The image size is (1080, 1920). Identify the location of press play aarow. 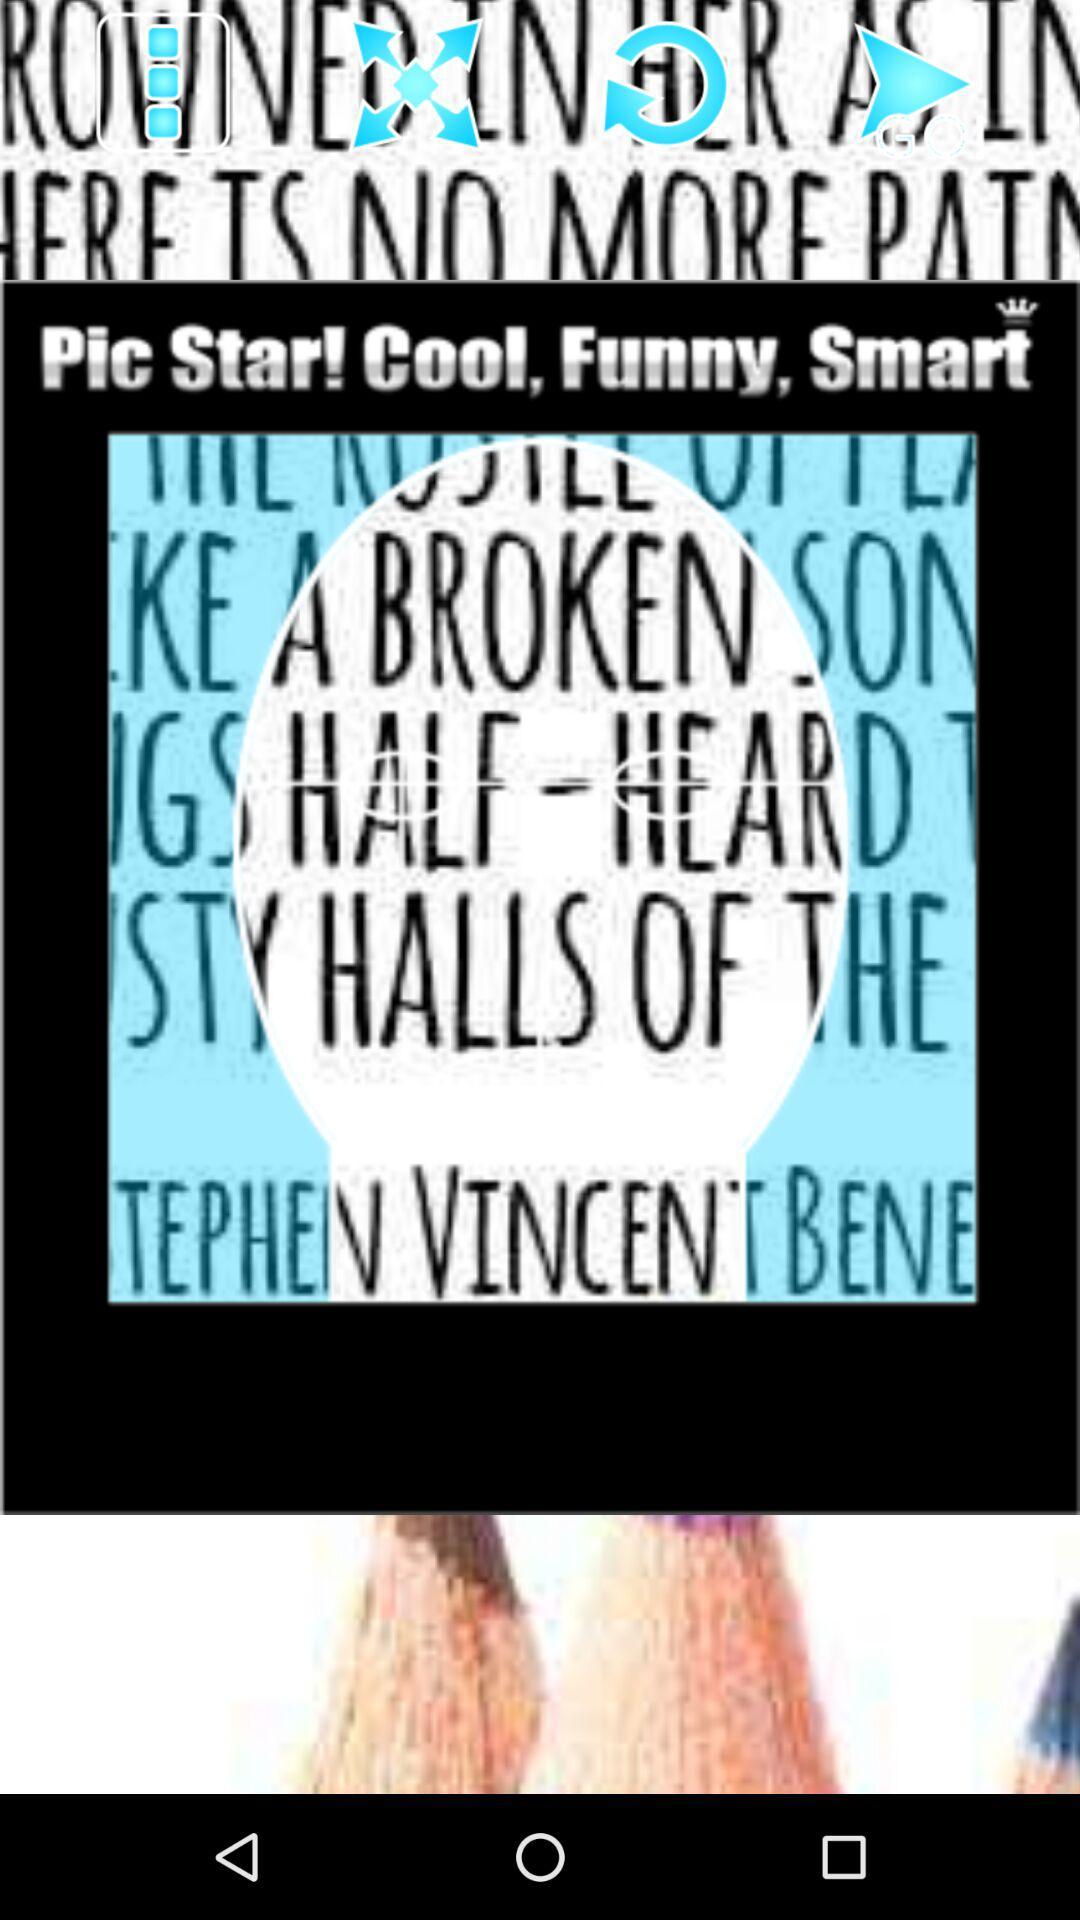
(916, 84).